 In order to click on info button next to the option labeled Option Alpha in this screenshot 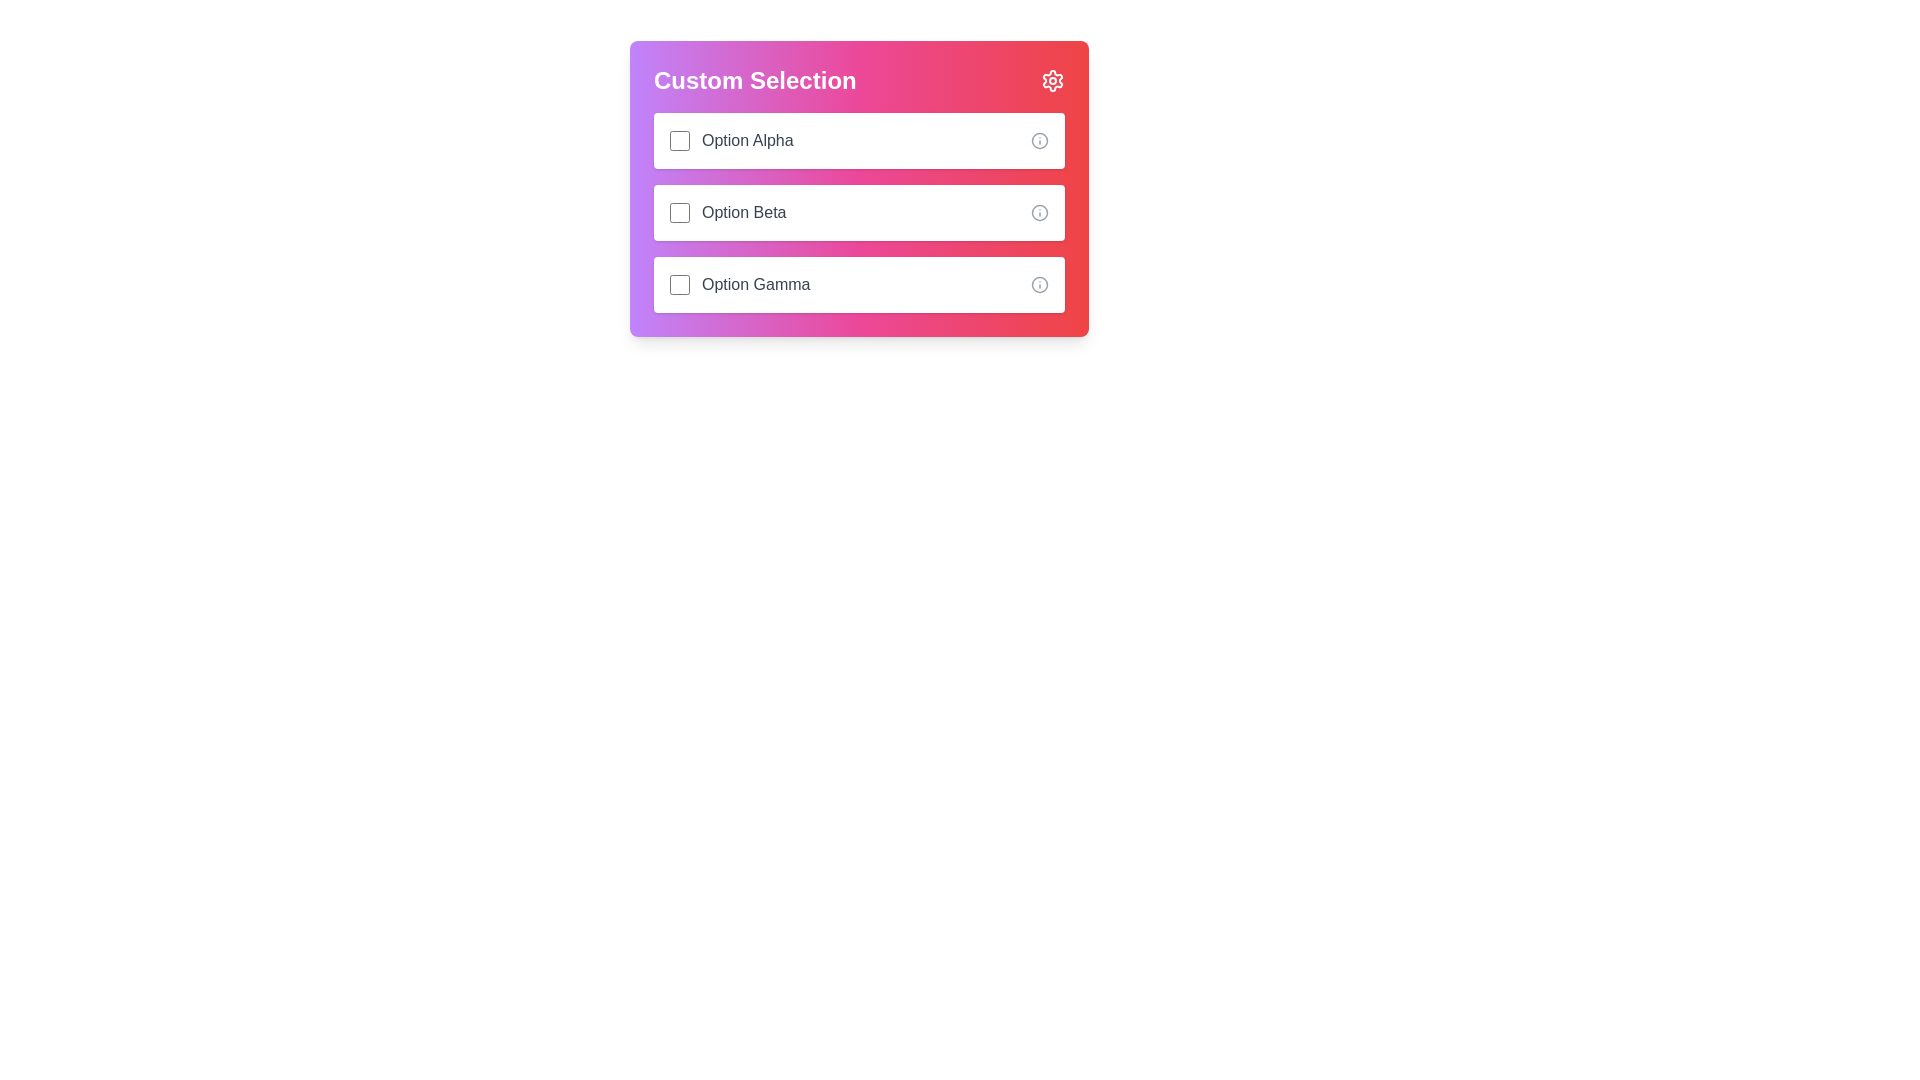, I will do `click(1040, 140)`.